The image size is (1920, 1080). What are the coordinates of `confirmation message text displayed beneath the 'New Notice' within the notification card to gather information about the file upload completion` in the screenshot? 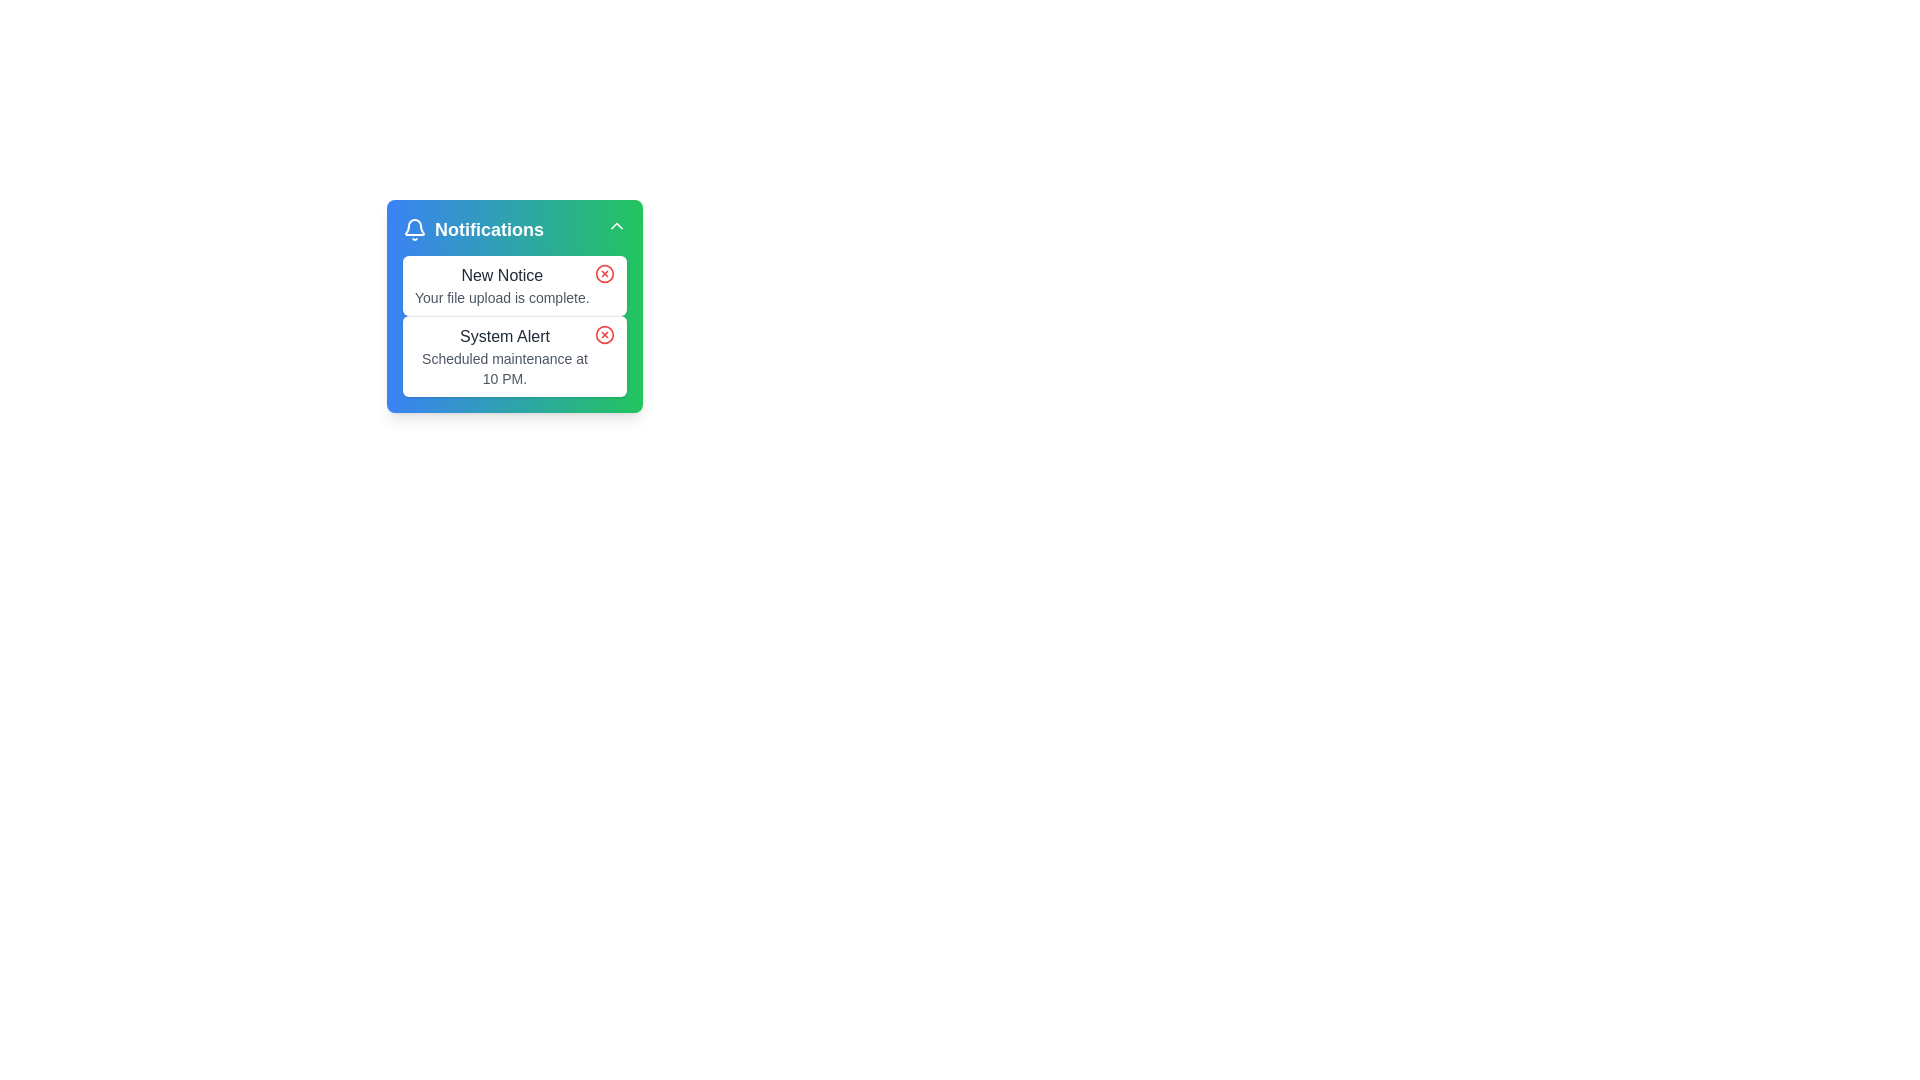 It's located at (502, 297).